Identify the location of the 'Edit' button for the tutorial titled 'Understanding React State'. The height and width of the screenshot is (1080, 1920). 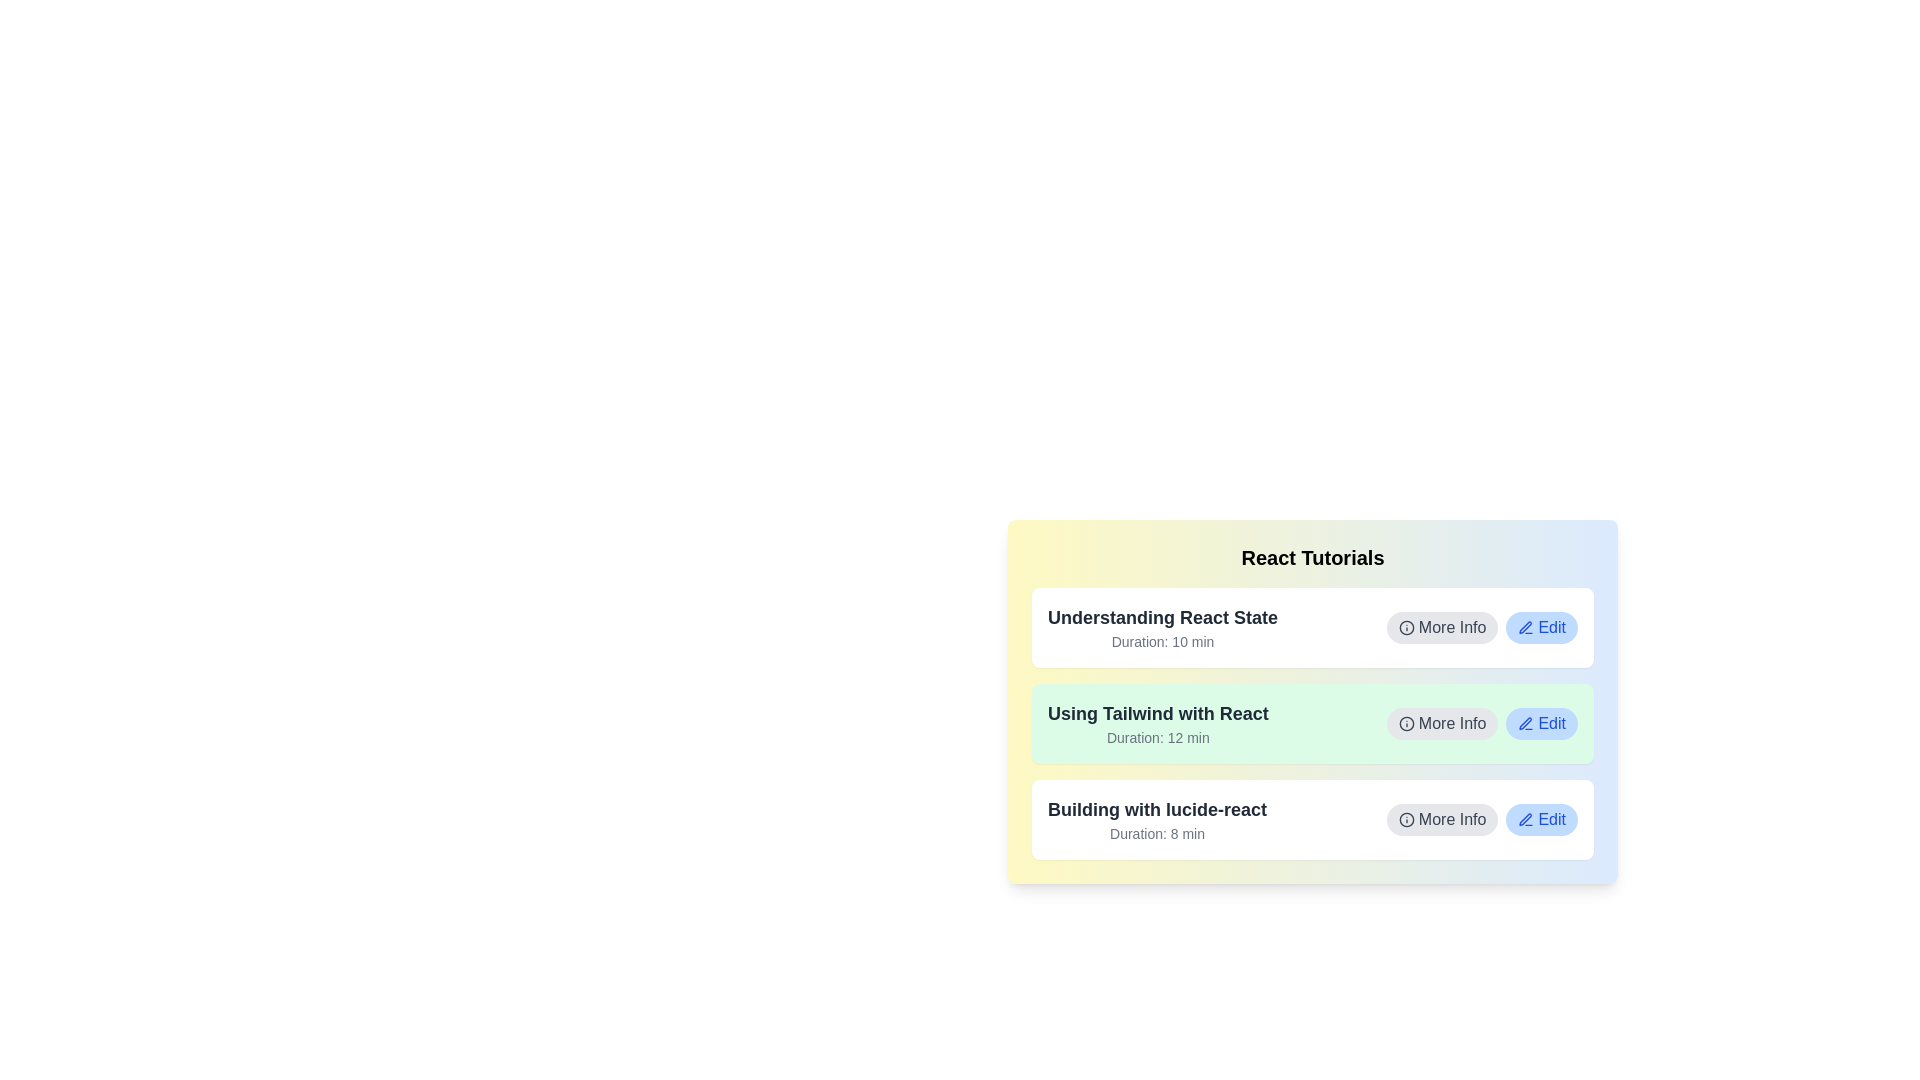
(1541, 627).